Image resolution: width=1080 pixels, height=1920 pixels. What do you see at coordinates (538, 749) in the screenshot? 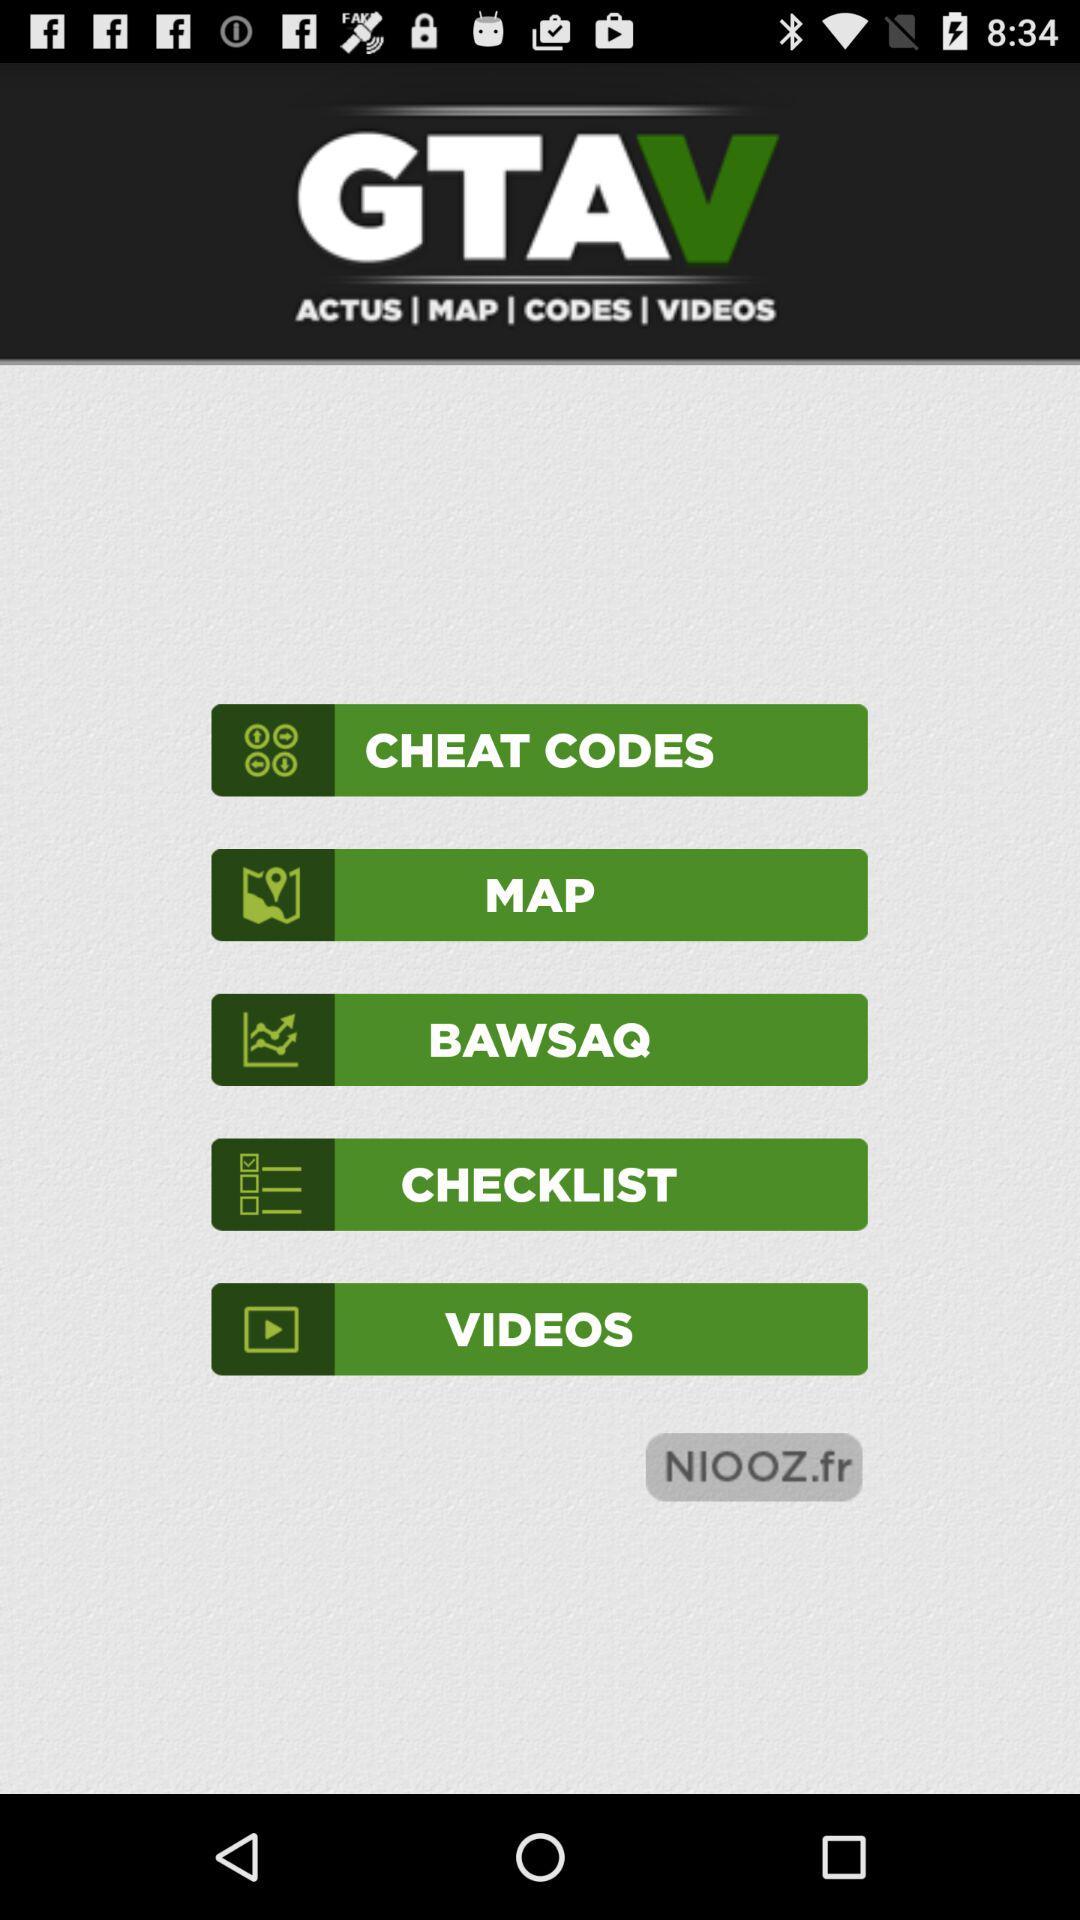
I see `the cheat codes item` at bounding box center [538, 749].